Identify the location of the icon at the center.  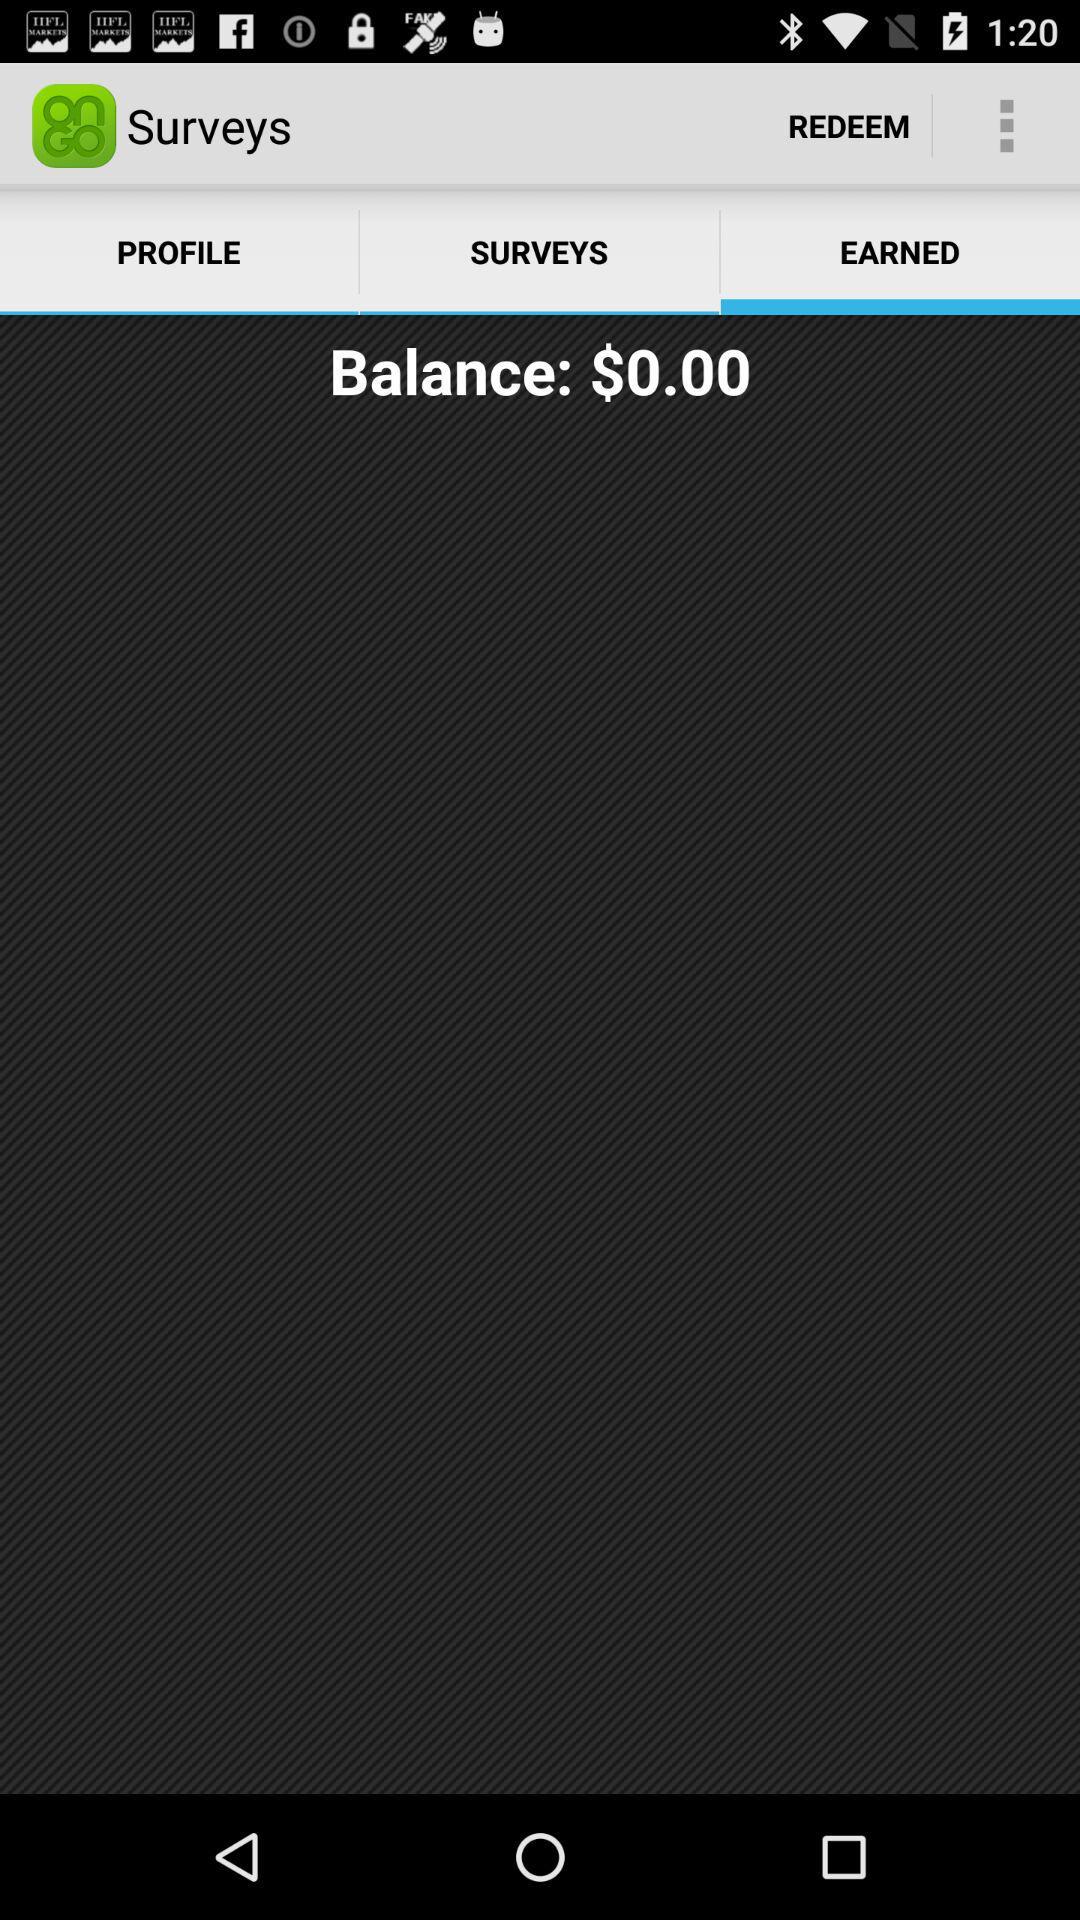
(540, 1108).